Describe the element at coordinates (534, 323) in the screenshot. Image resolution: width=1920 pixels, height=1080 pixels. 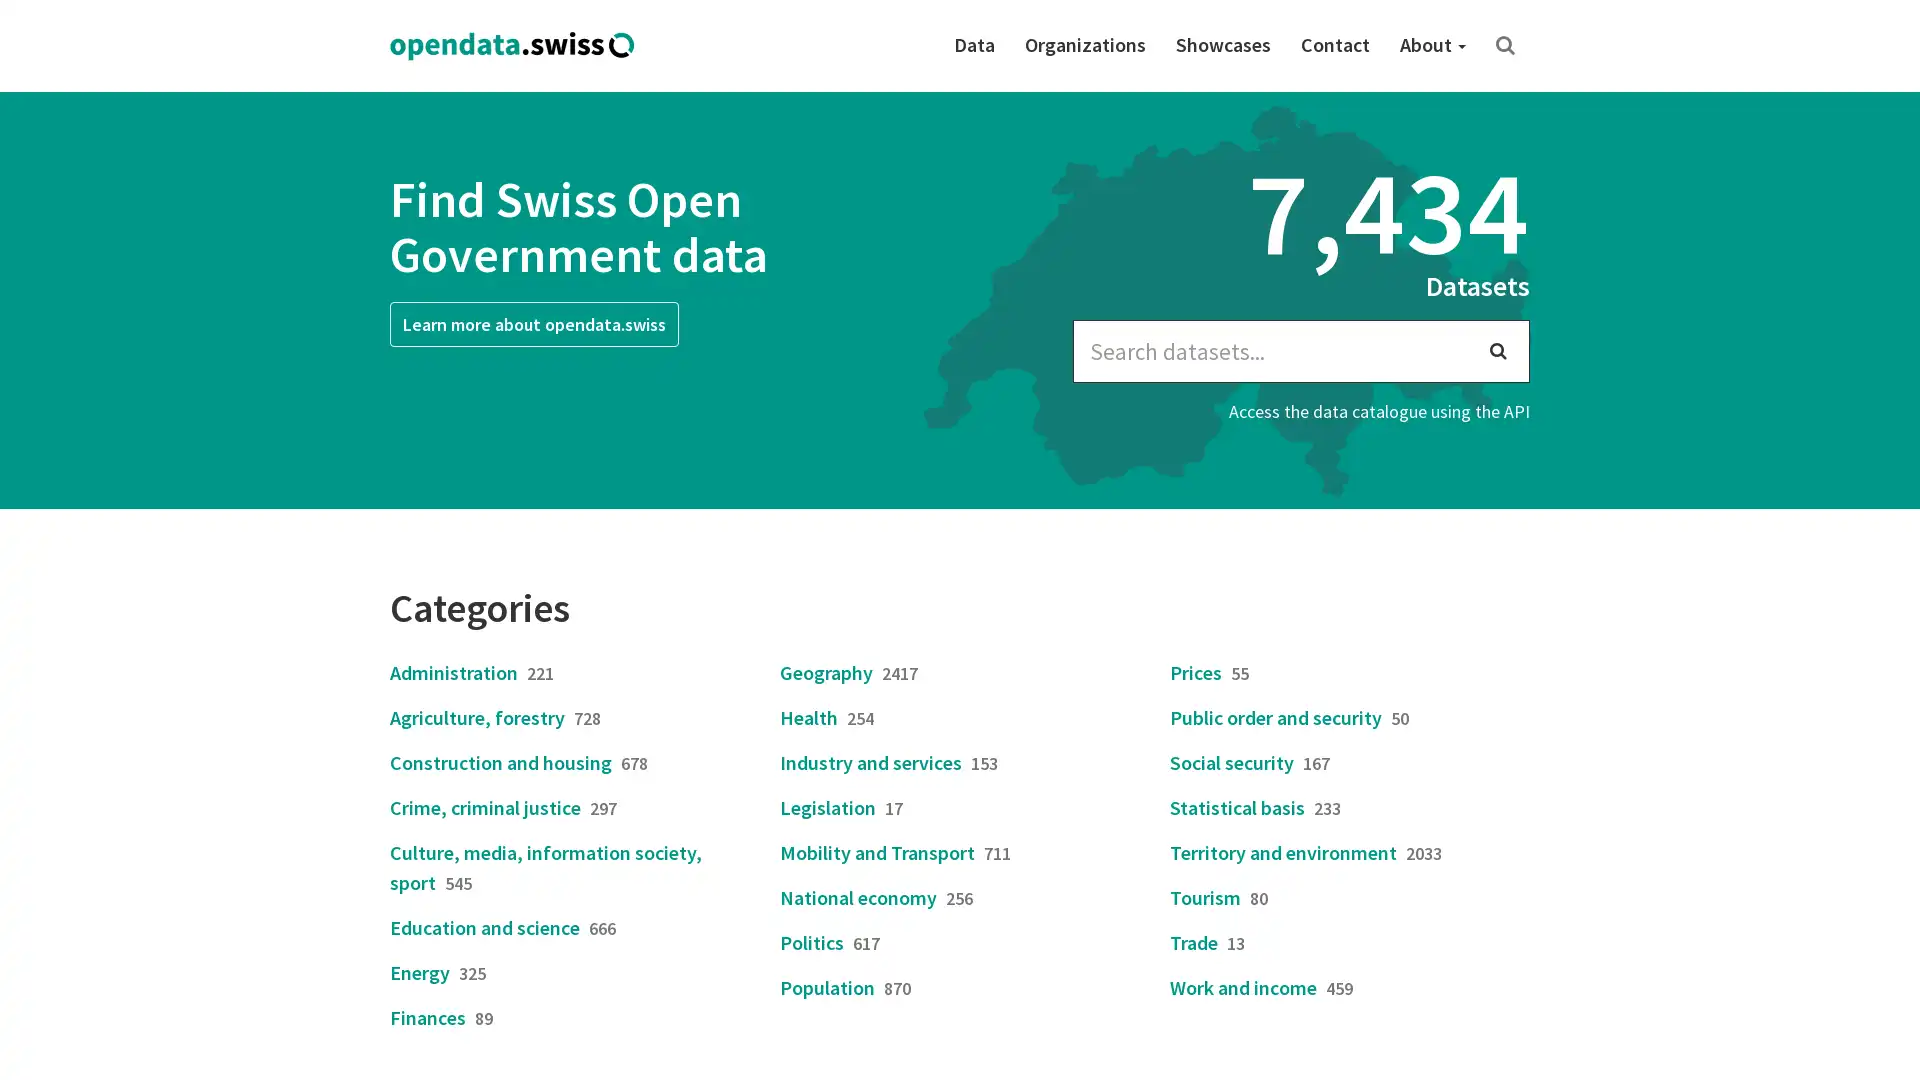
I see `Learn more about opendata.swiss` at that location.